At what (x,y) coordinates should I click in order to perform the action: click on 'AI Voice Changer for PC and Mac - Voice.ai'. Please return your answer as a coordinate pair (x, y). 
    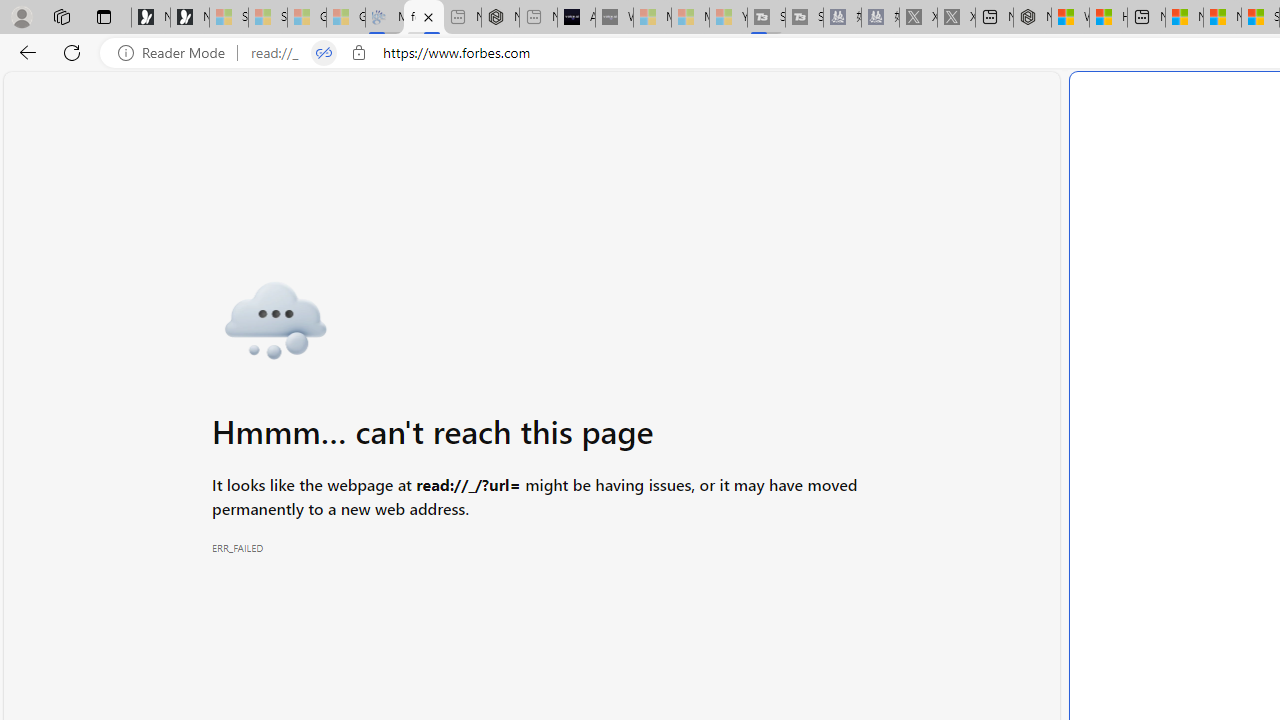
    Looking at the image, I should click on (575, 17).